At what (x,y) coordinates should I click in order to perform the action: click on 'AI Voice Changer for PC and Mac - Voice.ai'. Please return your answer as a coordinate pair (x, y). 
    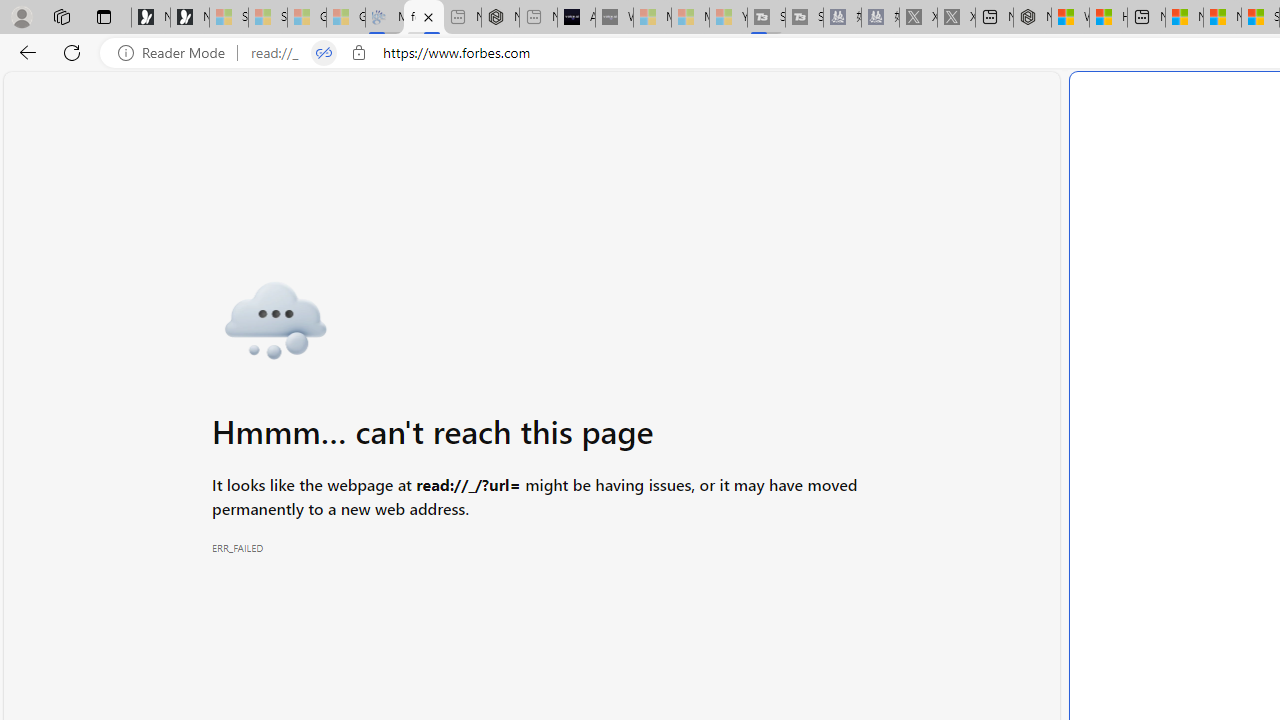
    Looking at the image, I should click on (575, 17).